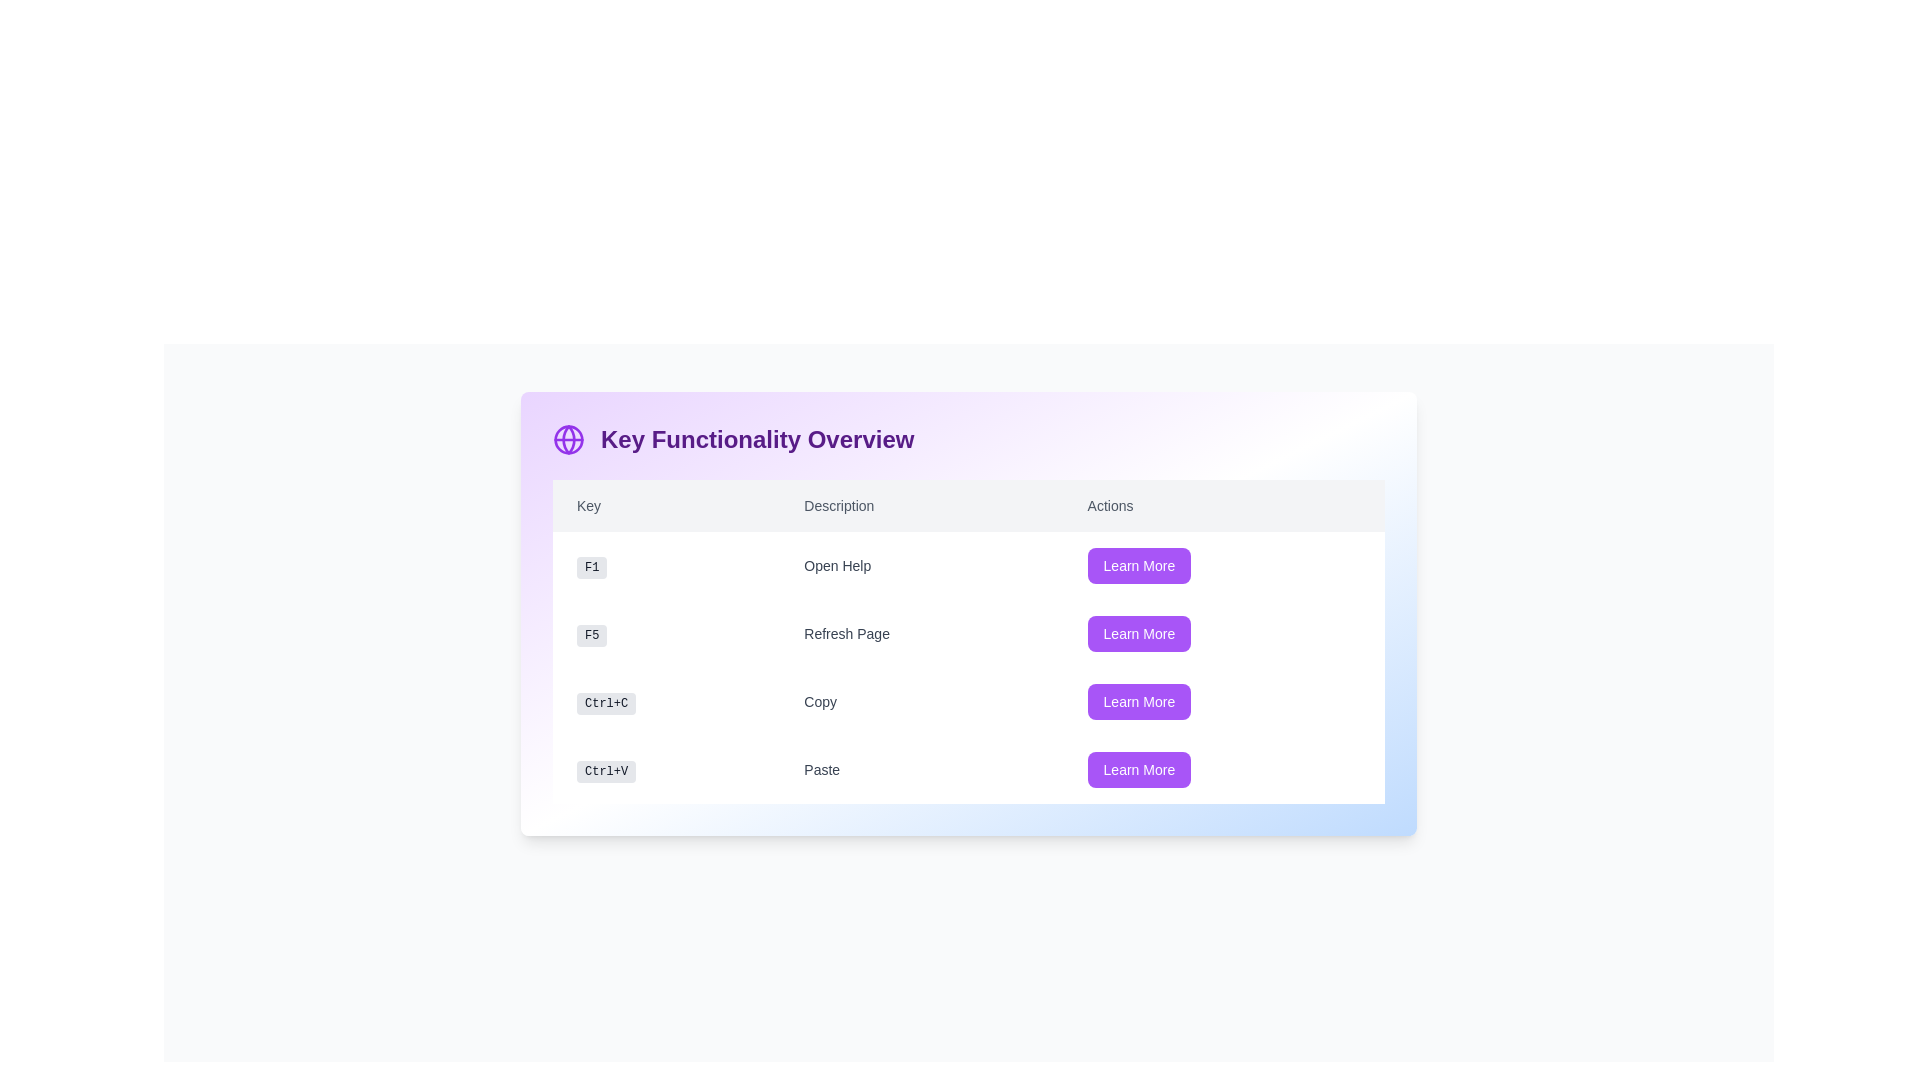  What do you see at coordinates (568, 438) in the screenshot?
I see `the SVG circle graphic with a purple stroke color located in the top-left corner of the card header` at bounding box center [568, 438].